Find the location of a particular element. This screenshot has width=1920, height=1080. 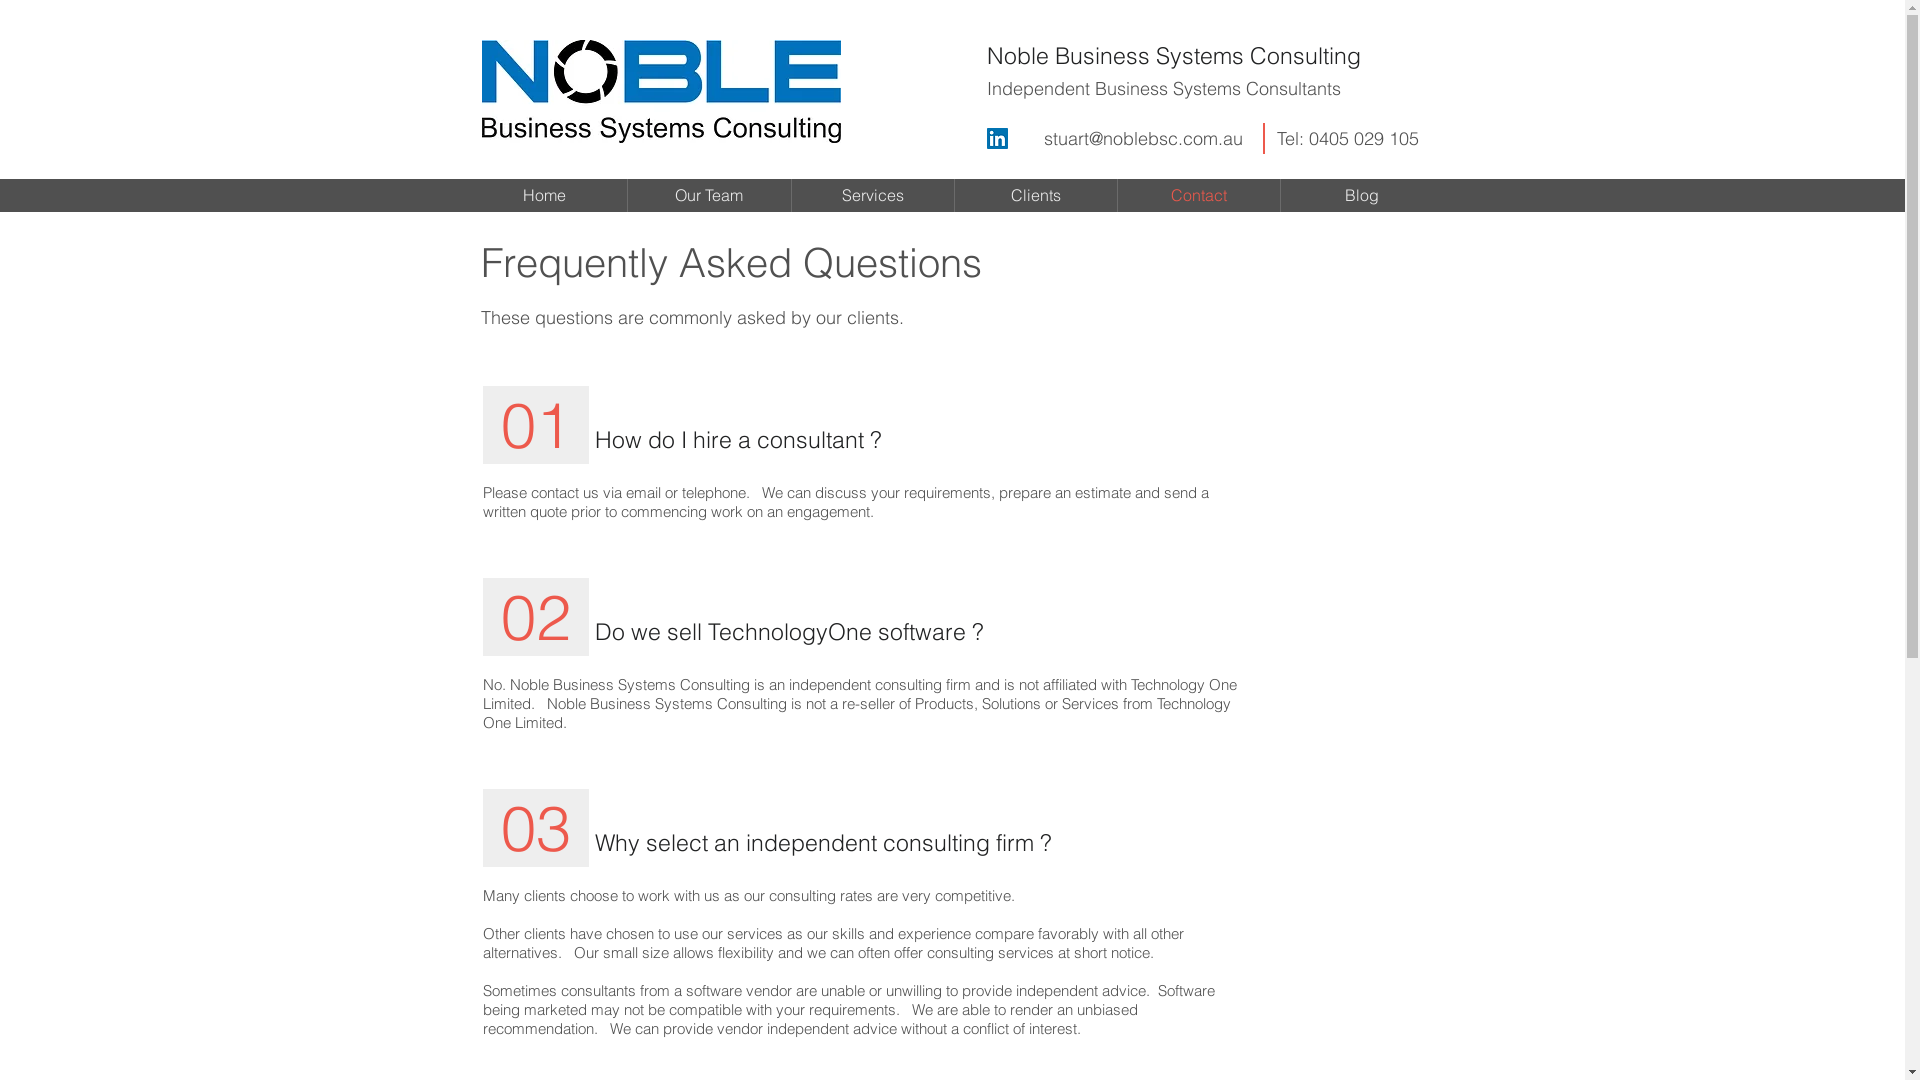

'stuart@noblebsc.com.au' is located at coordinates (1042, 137).